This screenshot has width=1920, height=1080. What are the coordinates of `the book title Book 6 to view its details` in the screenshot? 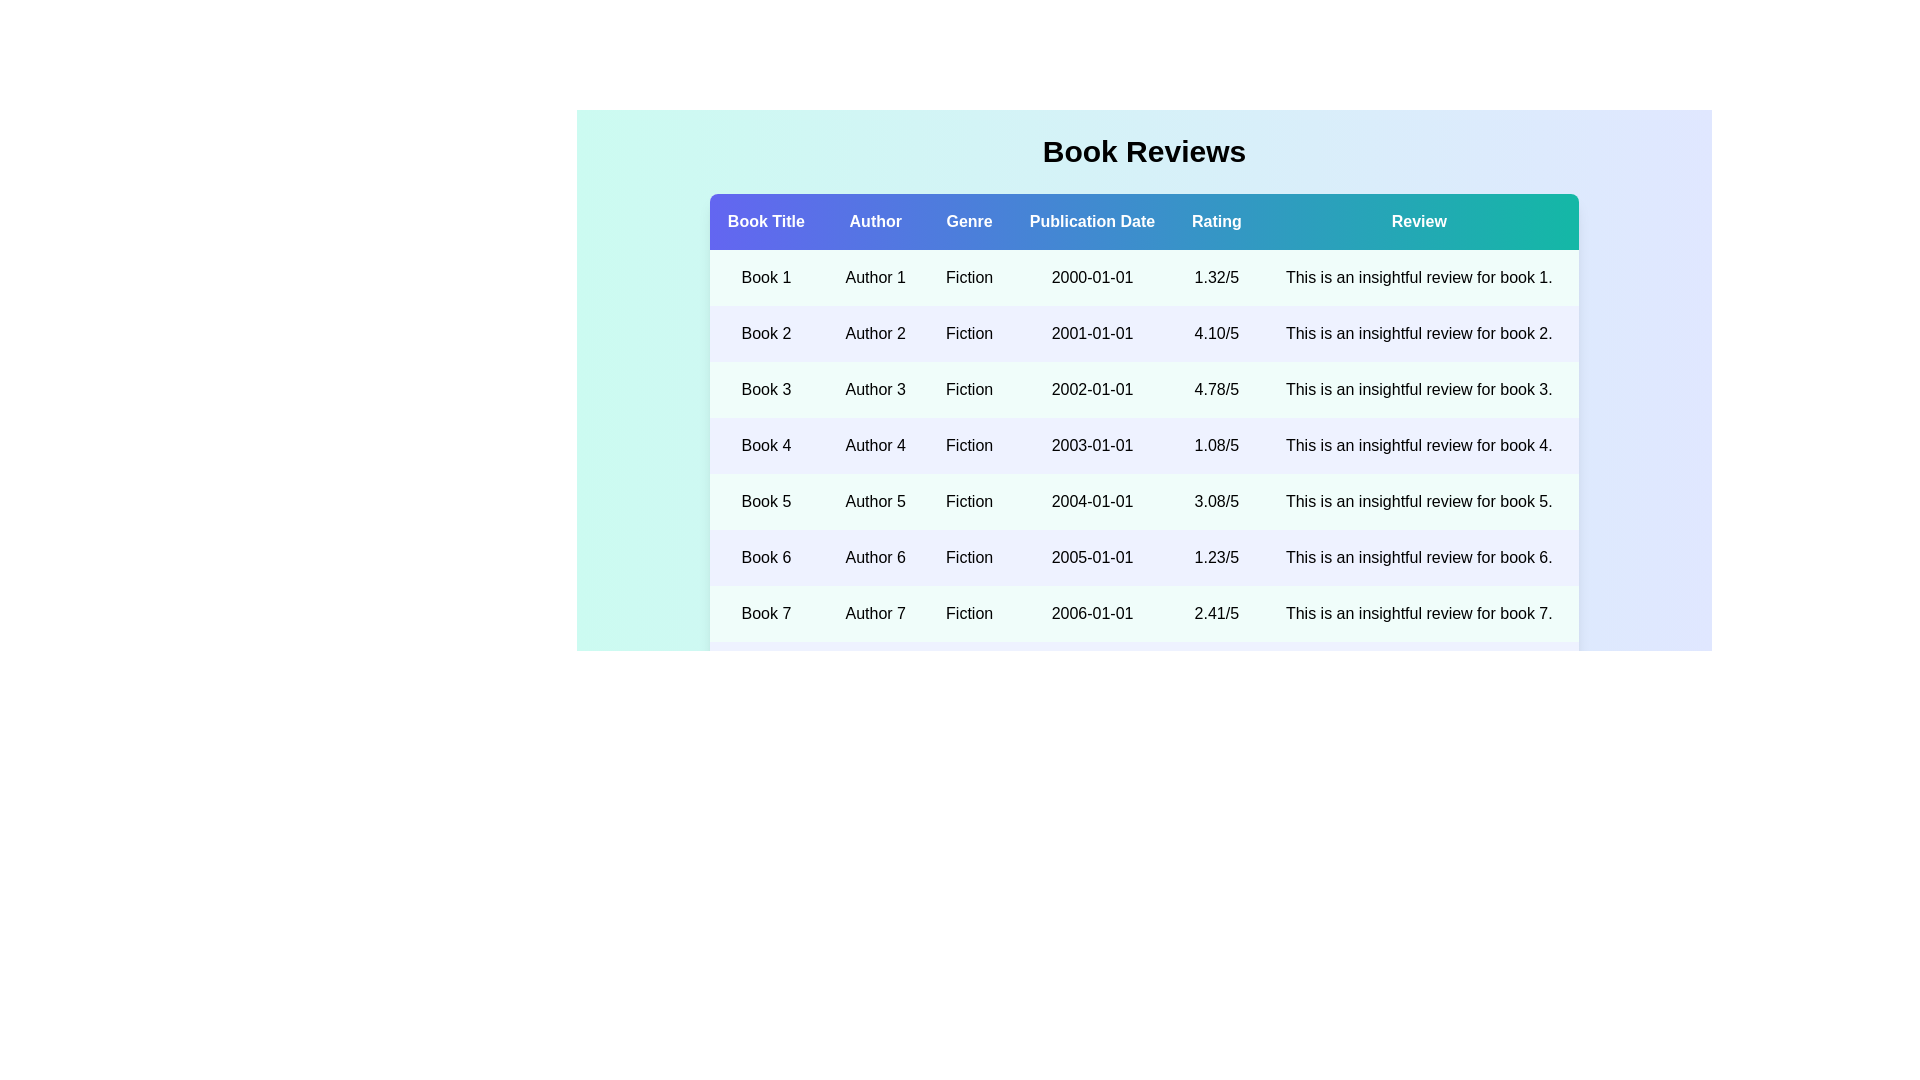 It's located at (765, 558).